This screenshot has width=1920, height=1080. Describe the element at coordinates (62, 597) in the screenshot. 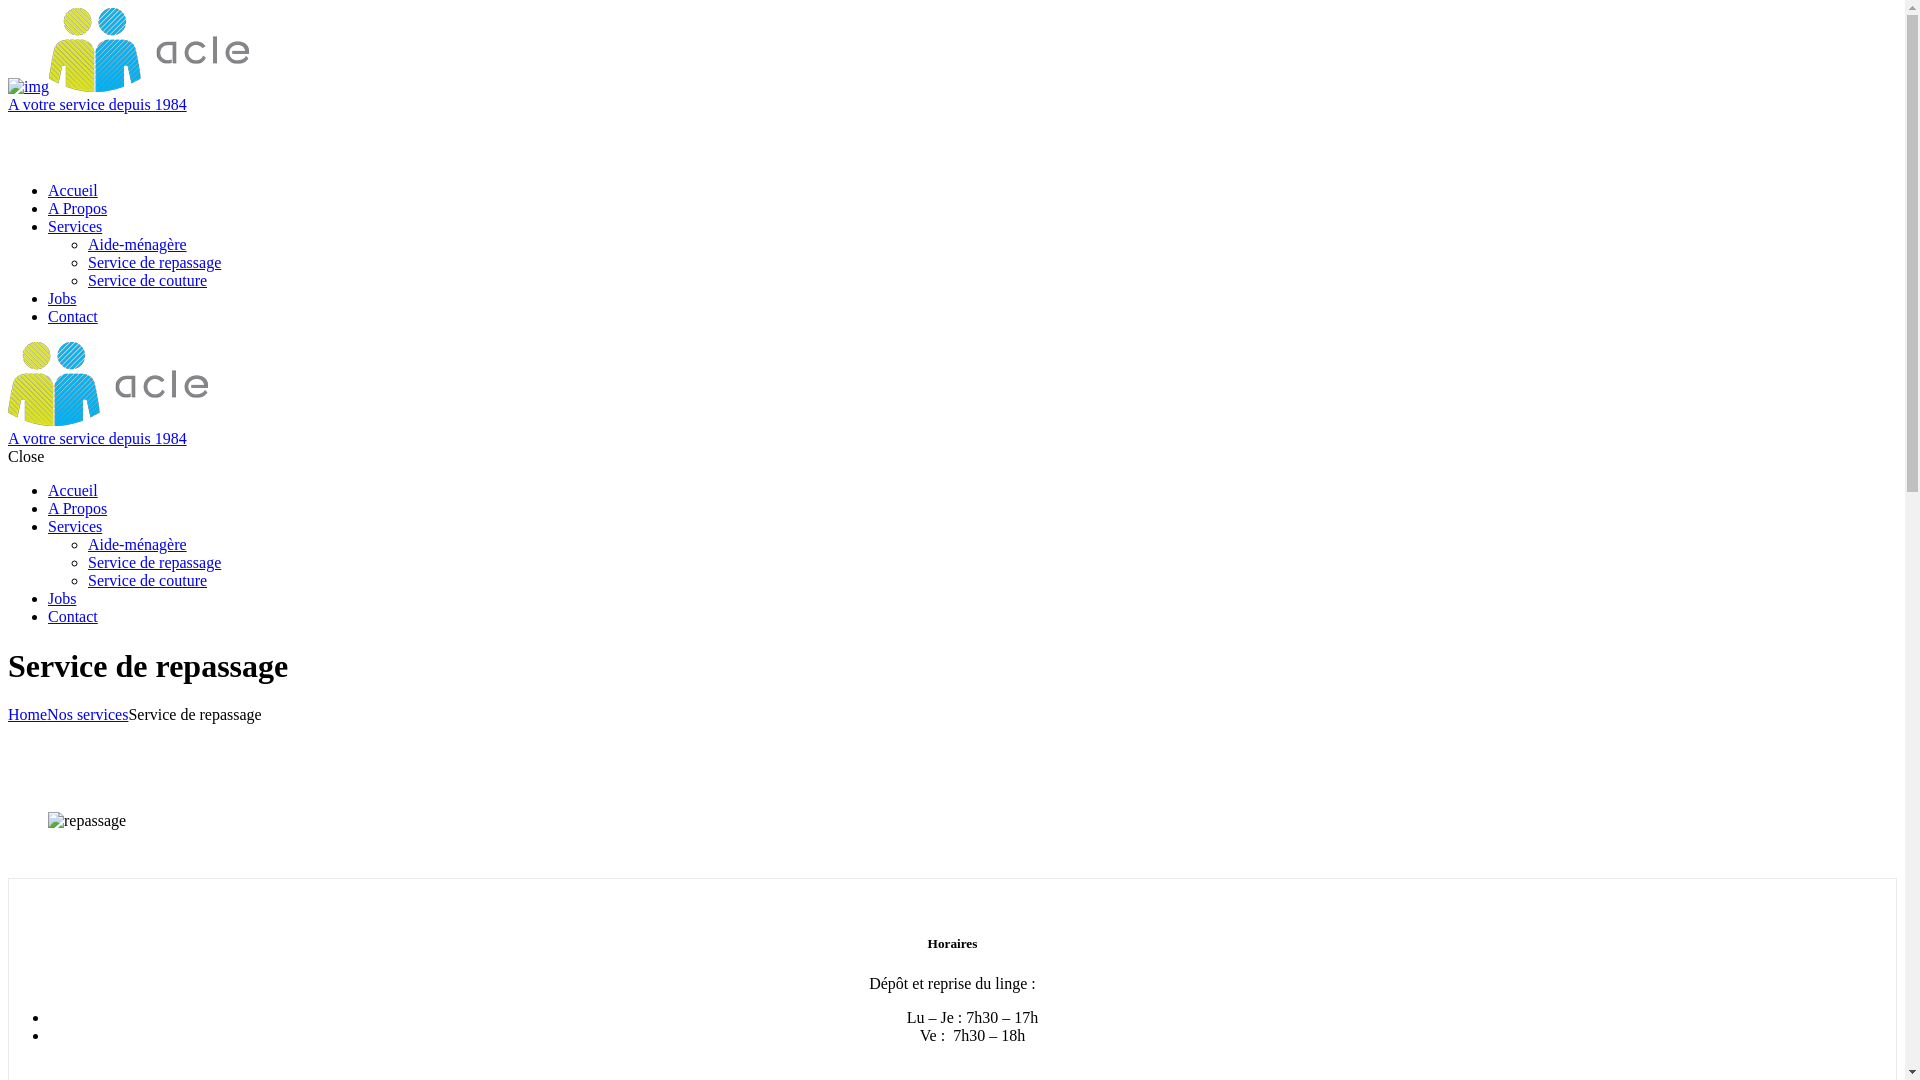

I see `'Jobs'` at that location.